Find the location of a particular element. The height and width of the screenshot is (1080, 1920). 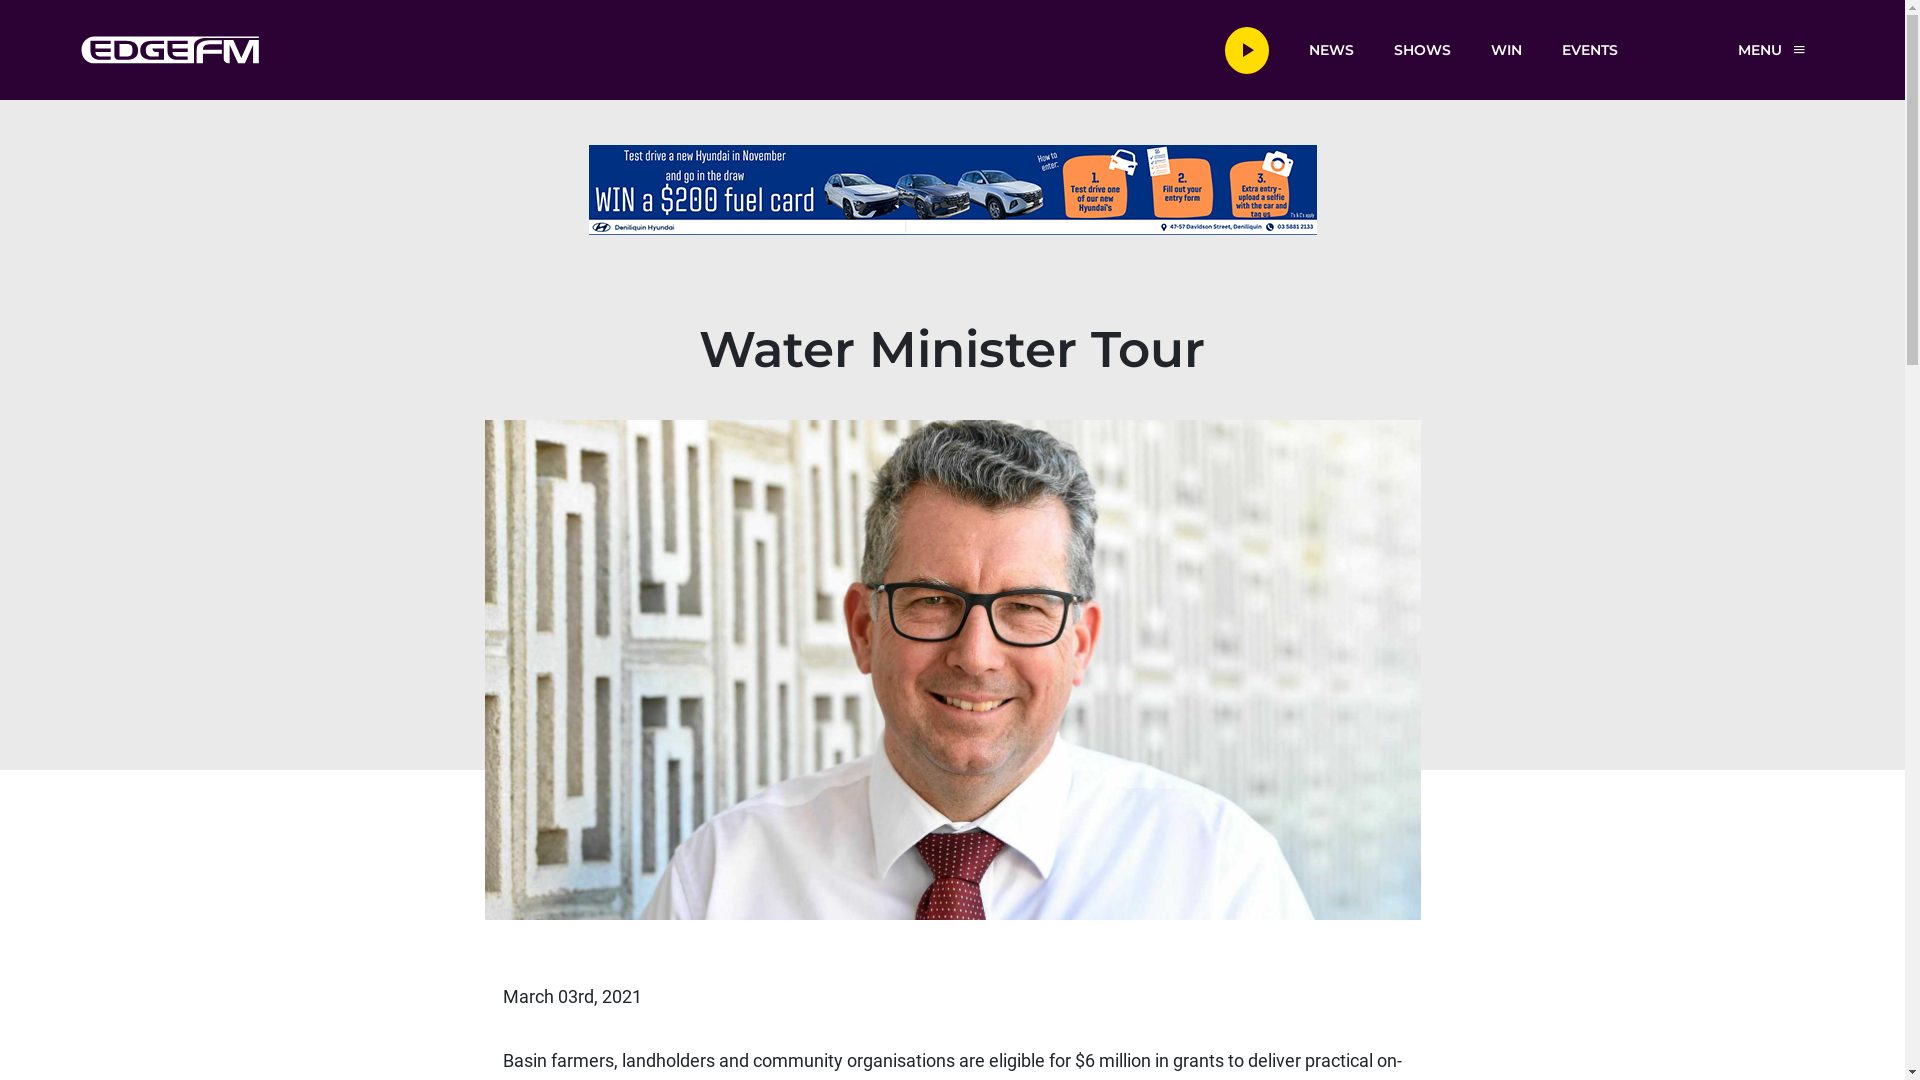

'EVENTS' is located at coordinates (1588, 48).